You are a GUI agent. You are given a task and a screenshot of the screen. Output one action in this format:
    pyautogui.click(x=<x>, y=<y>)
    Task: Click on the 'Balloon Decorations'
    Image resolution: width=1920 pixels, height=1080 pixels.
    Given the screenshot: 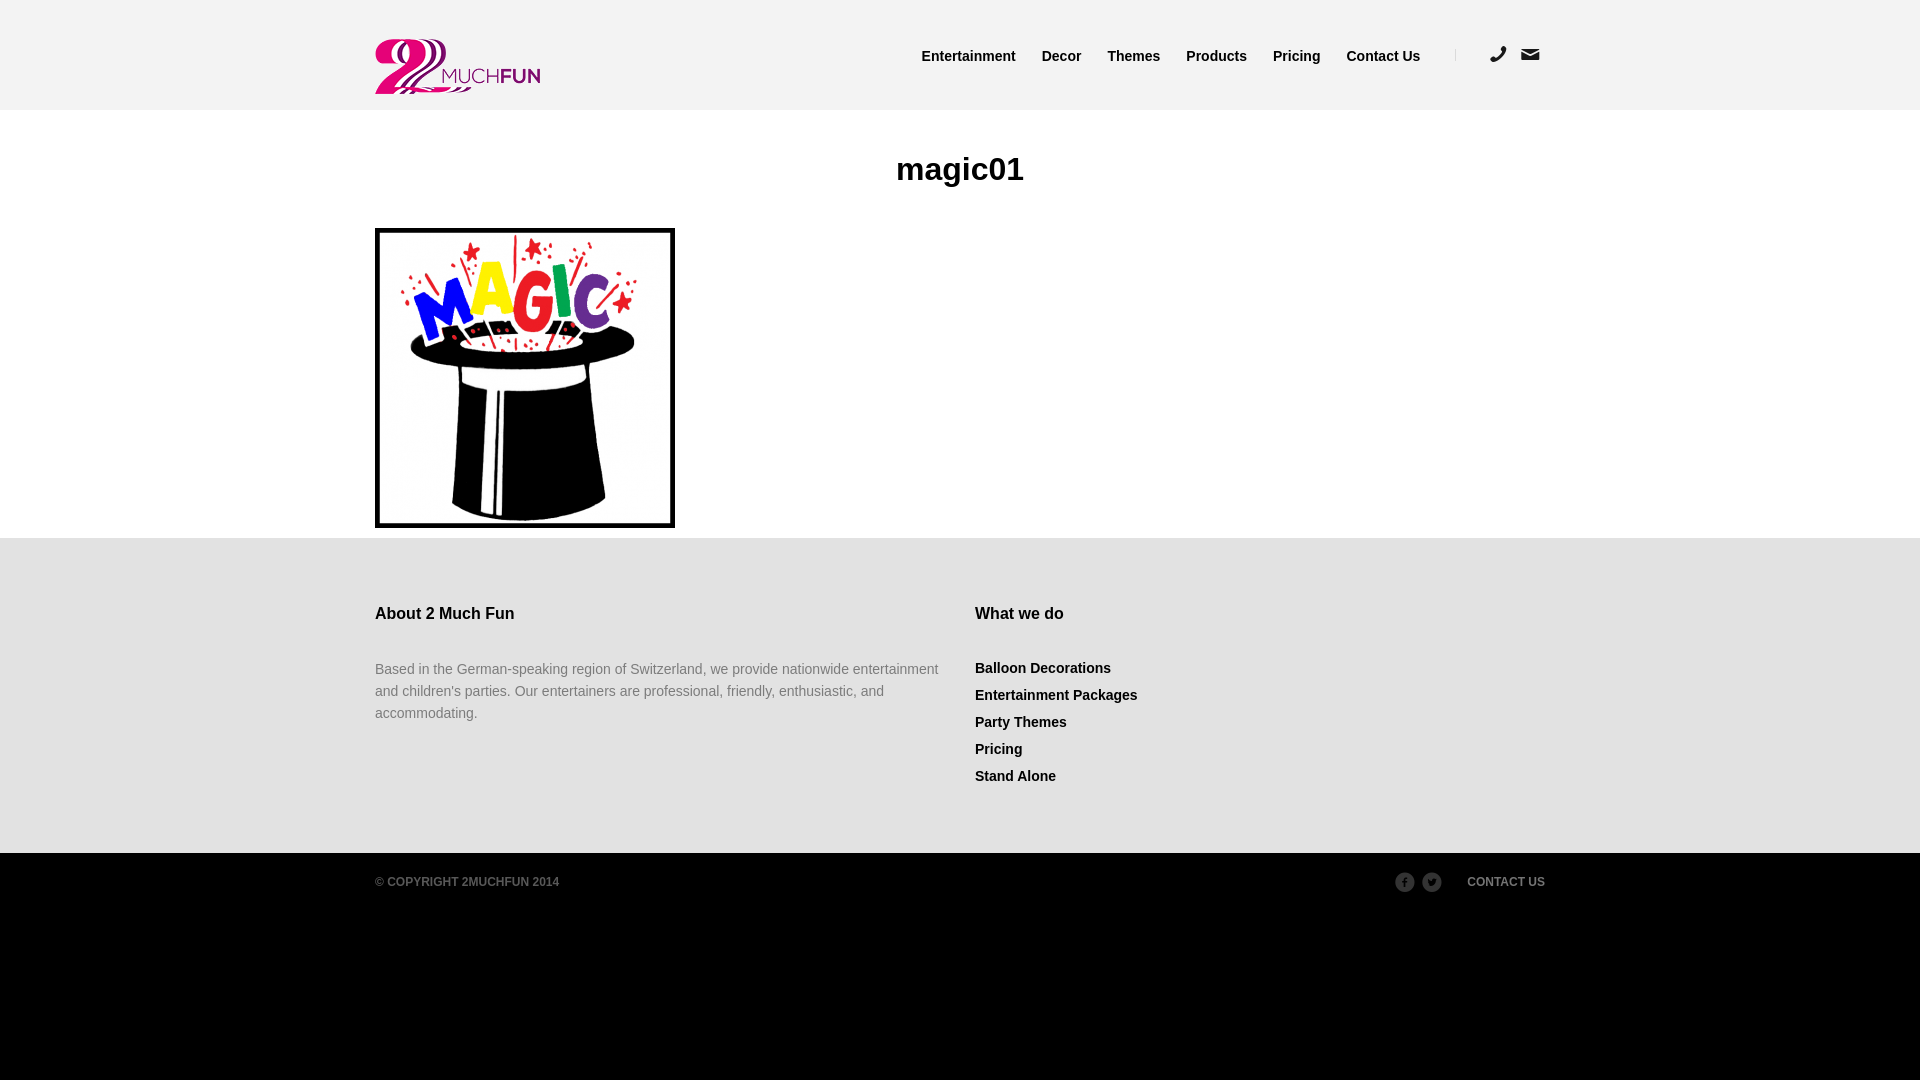 What is the action you would take?
    pyautogui.click(x=1041, y=667)
    